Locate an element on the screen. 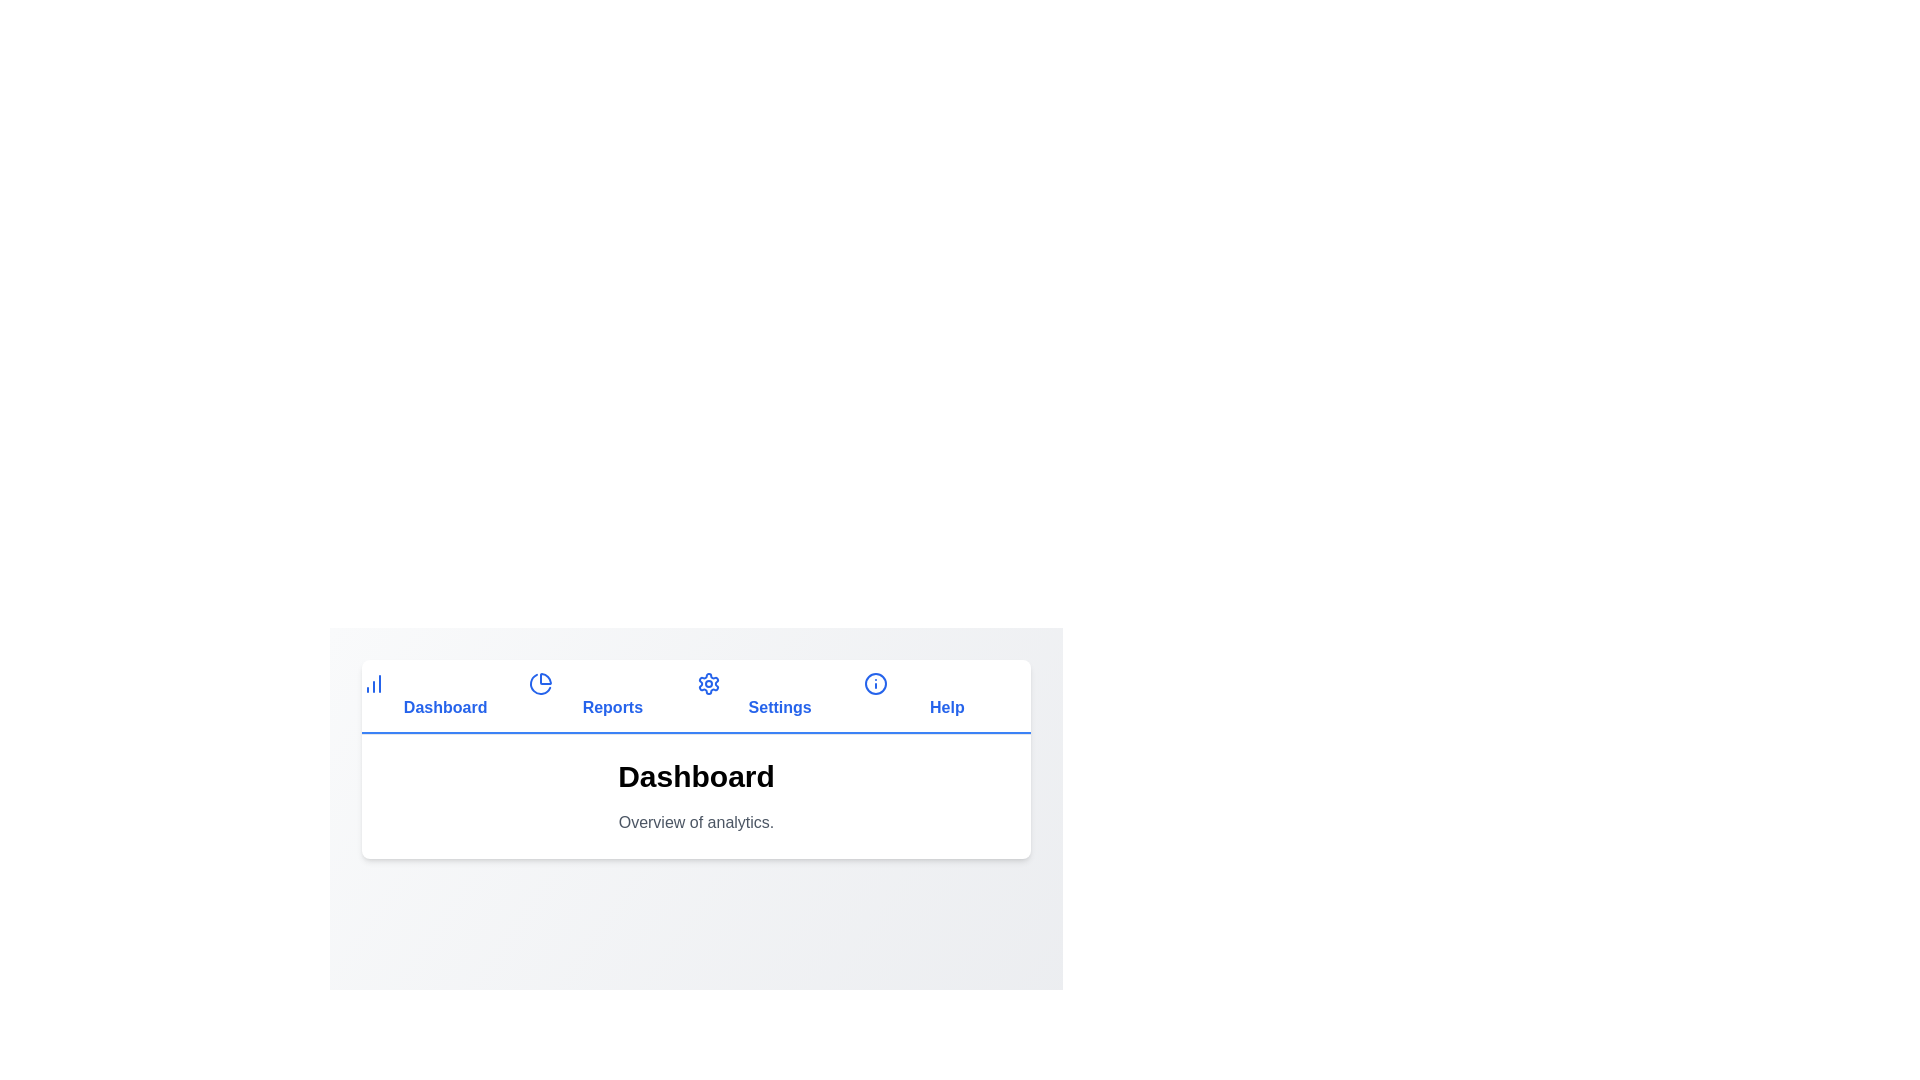  the 'Reports' tab in the tabbed interface is located at coordinates (611, 696).